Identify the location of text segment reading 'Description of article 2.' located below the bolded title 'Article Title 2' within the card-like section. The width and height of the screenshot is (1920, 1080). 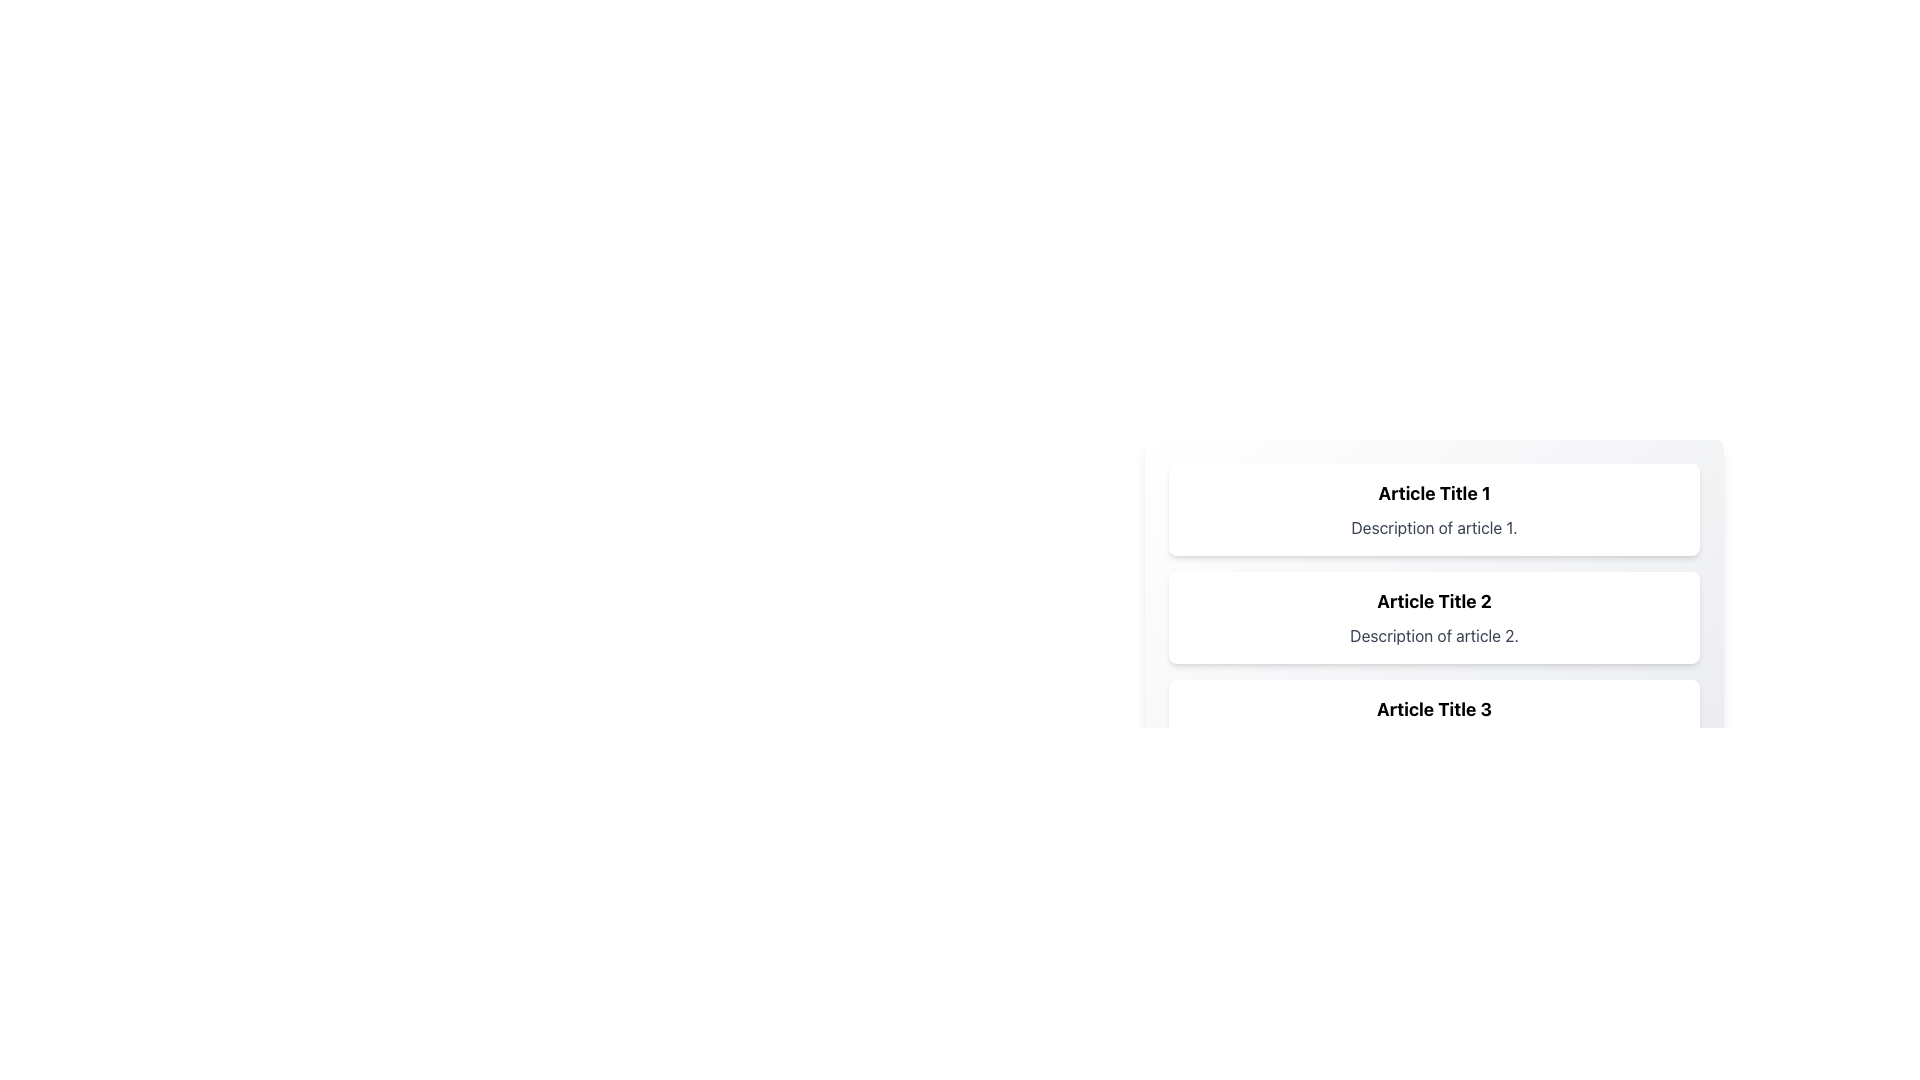
(1433, 636).